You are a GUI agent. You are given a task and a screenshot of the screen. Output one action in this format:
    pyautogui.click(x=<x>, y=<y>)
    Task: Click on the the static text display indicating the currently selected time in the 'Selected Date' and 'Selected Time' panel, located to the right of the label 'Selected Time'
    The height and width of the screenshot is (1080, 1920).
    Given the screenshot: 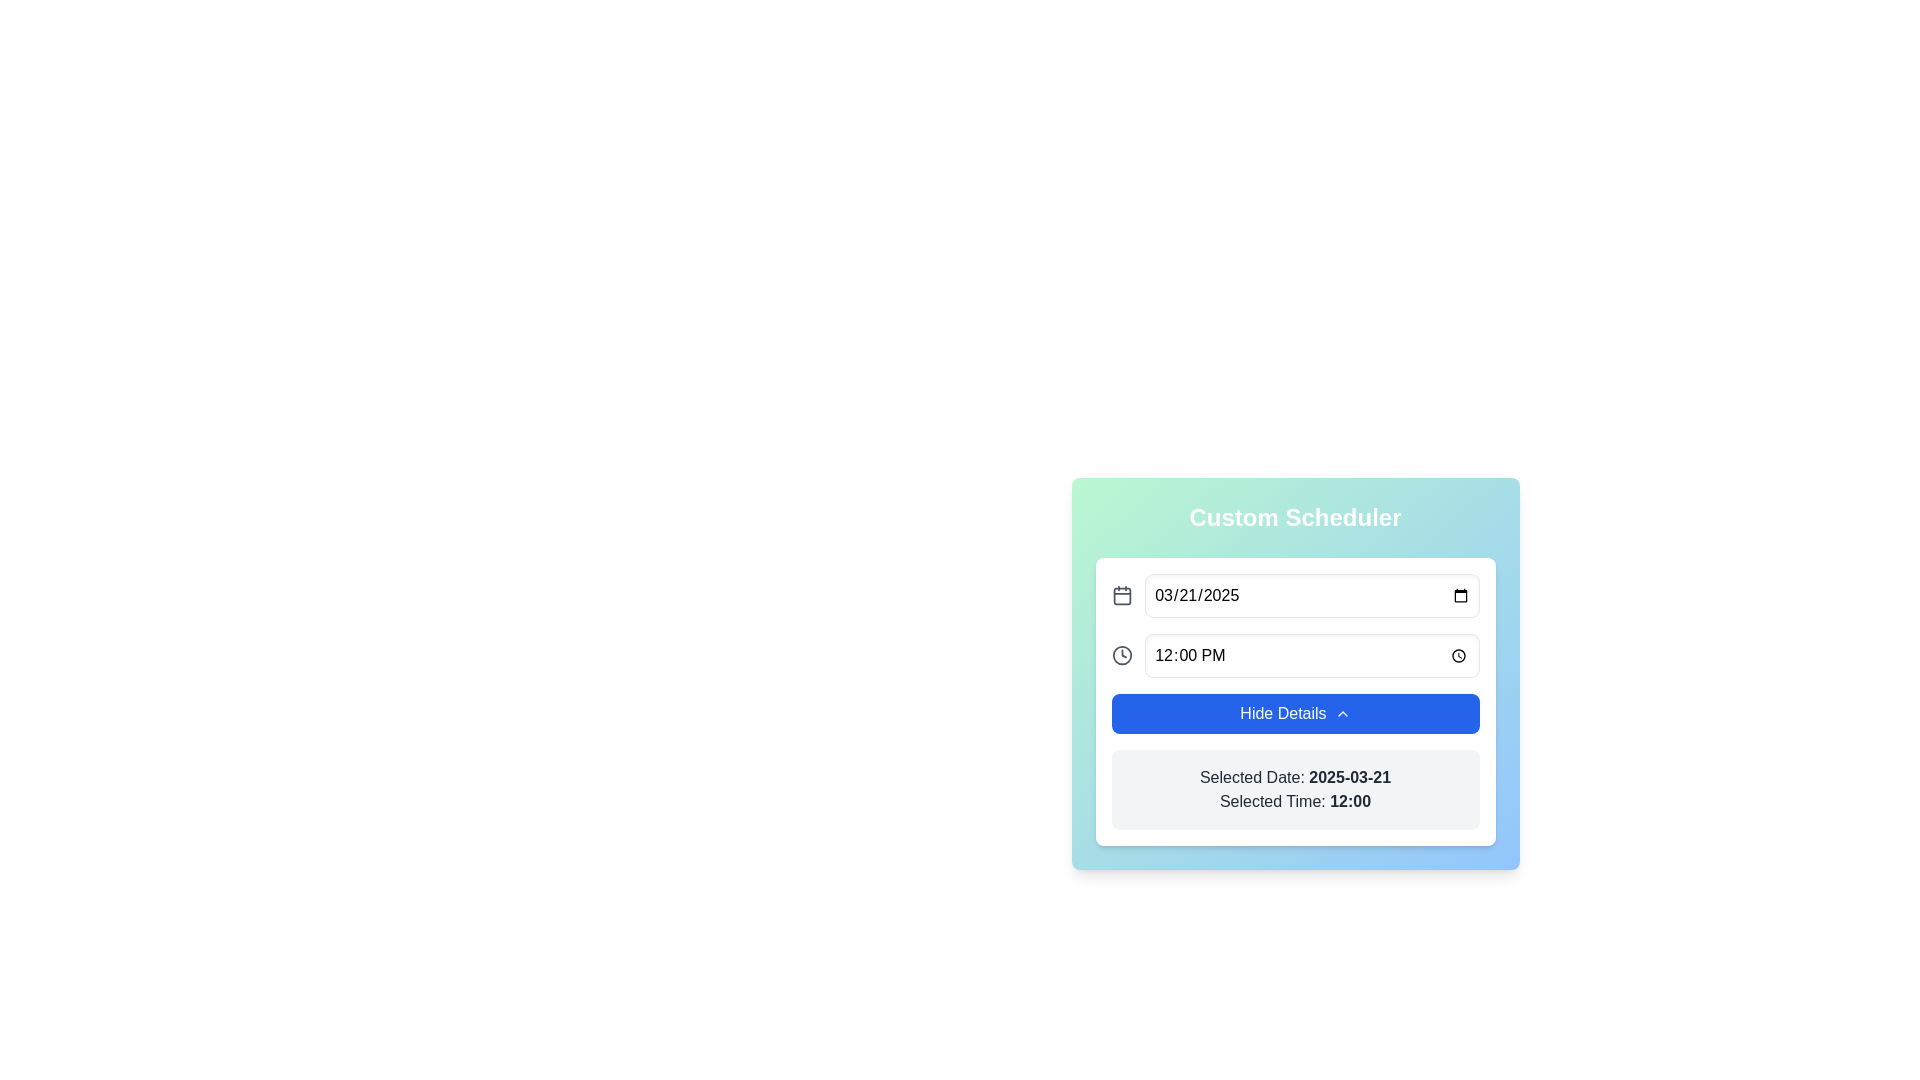 What is the action you would take?
    pyautogui.click(x=1350, y=800)
    